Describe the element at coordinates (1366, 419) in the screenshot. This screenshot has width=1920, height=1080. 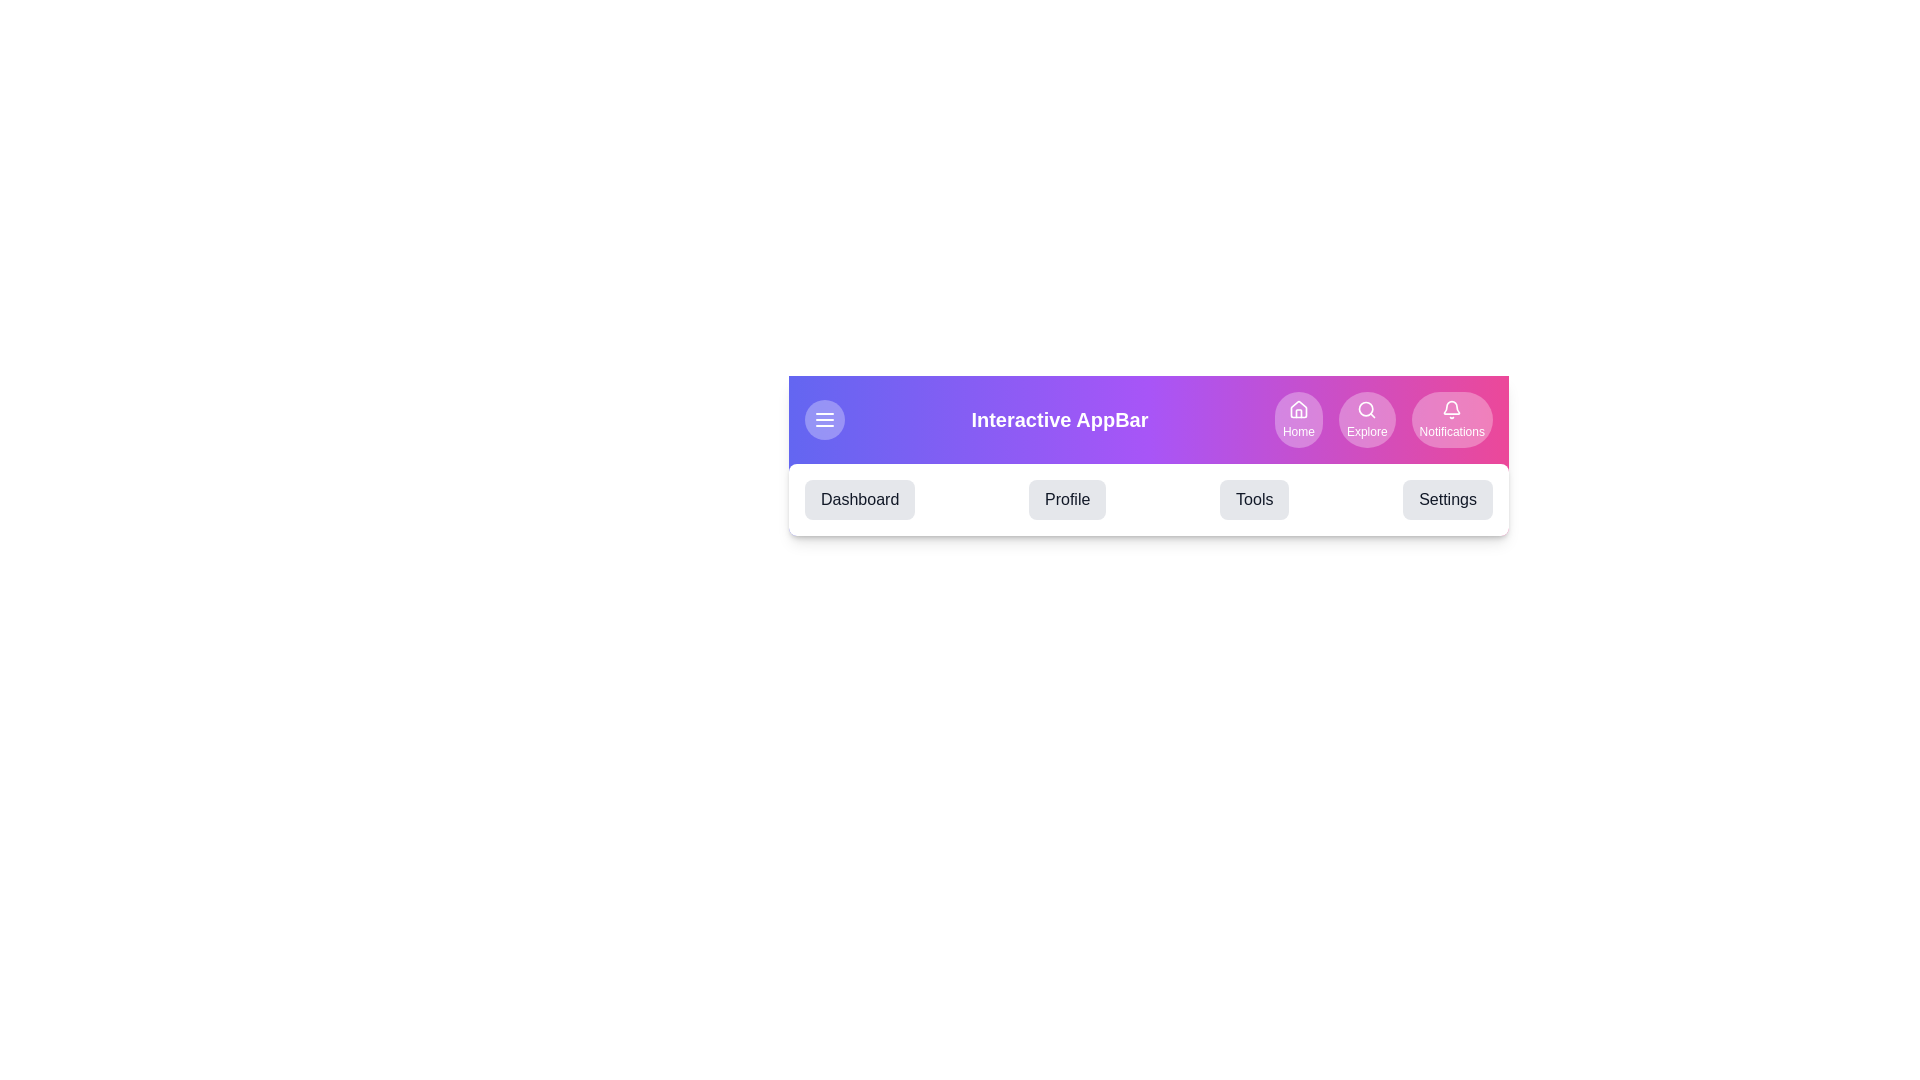
I see `the Explore button to navigate to the respective section` at that location.